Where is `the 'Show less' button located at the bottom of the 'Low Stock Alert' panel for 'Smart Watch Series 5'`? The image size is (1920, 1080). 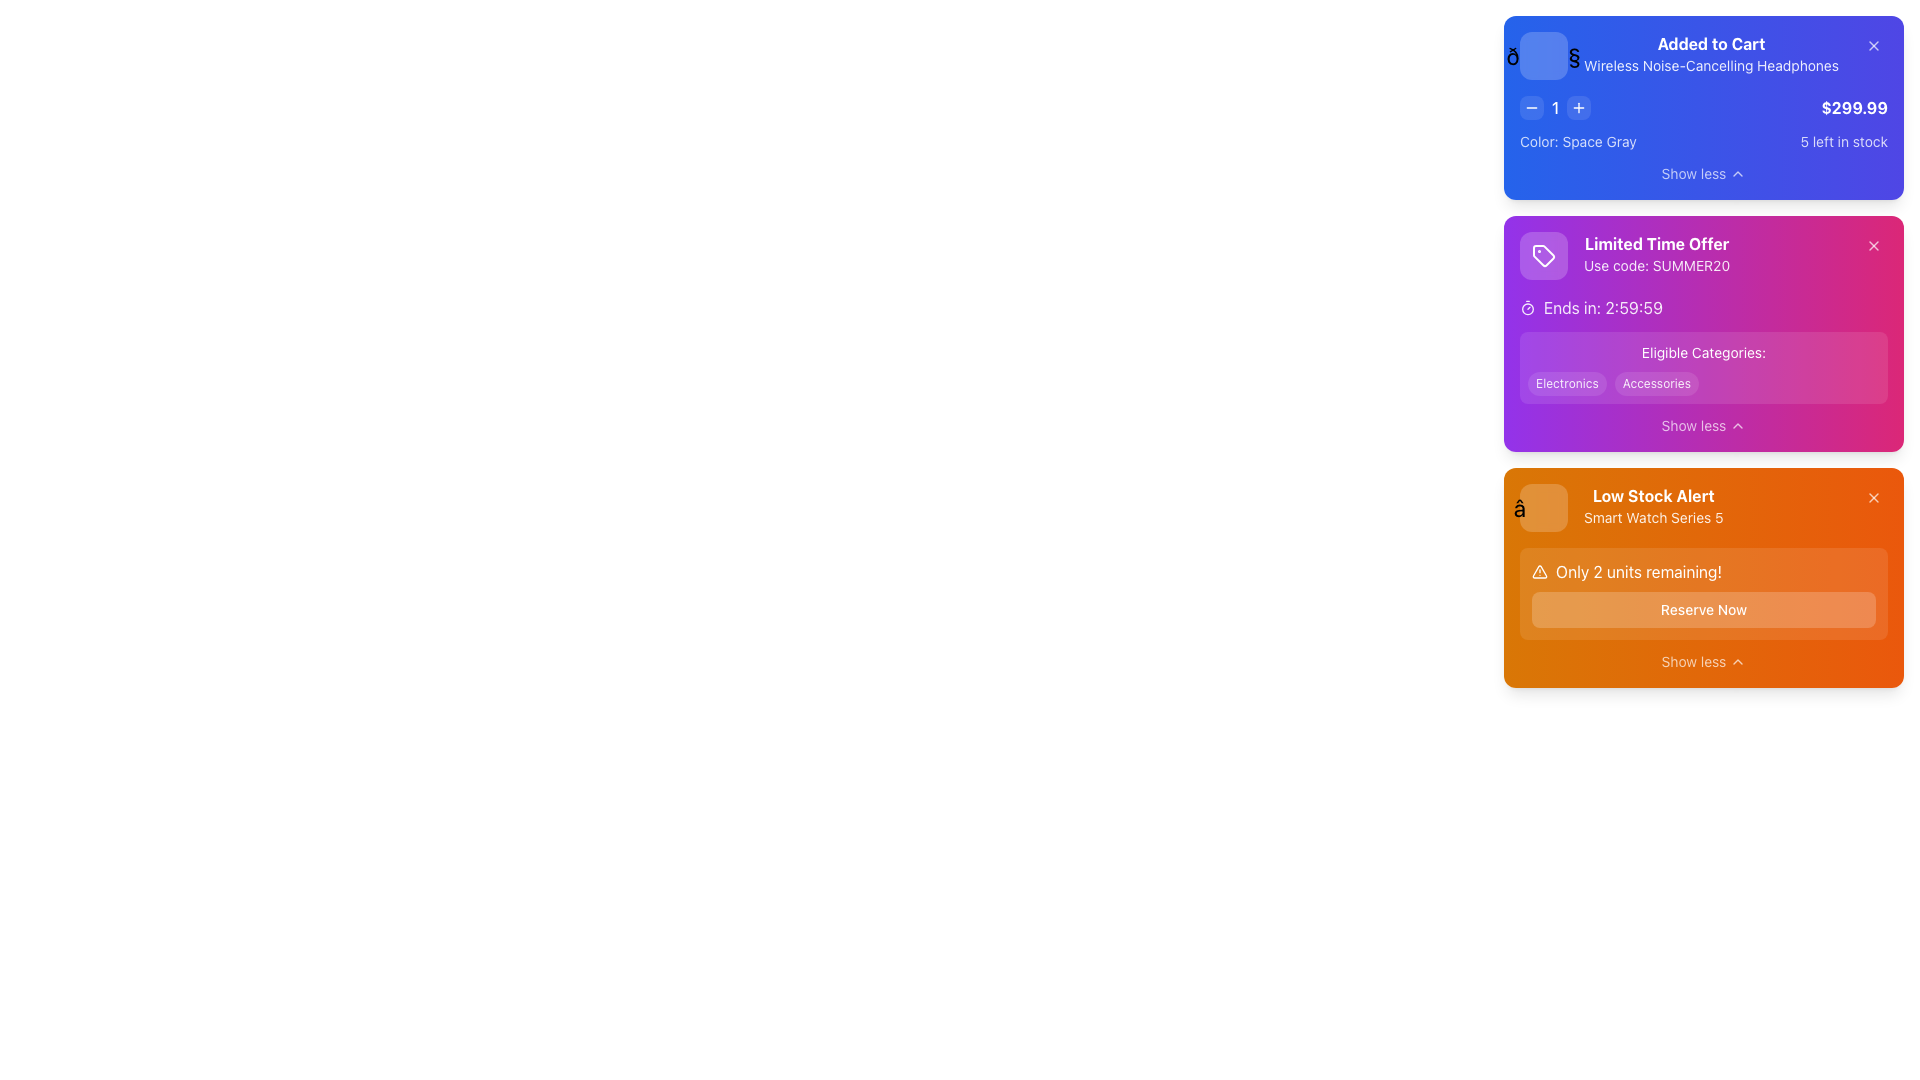 the 'Show less' button located at the bottom of the 'Low Stock Alert' panel for 'Smart Watch Series 5' is located at coordinates (1703, 662).